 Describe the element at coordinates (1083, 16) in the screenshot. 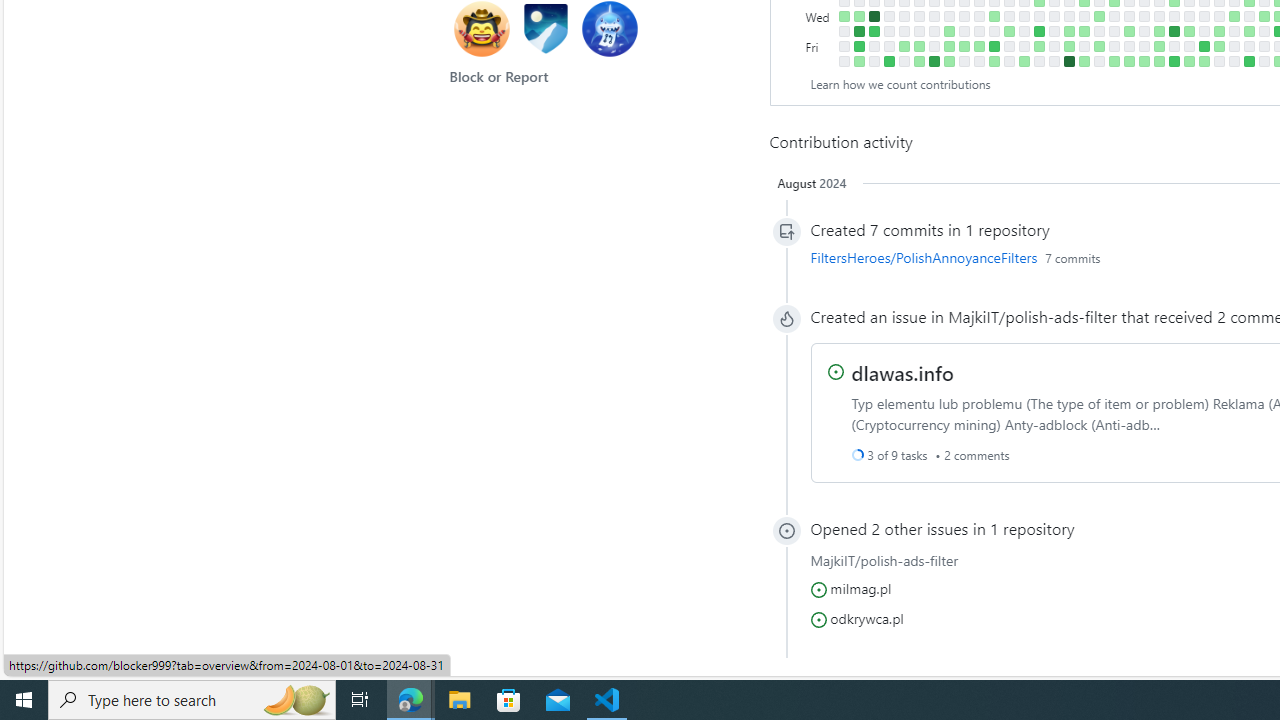

I see `'No contributions on April 24th.'` at that location.